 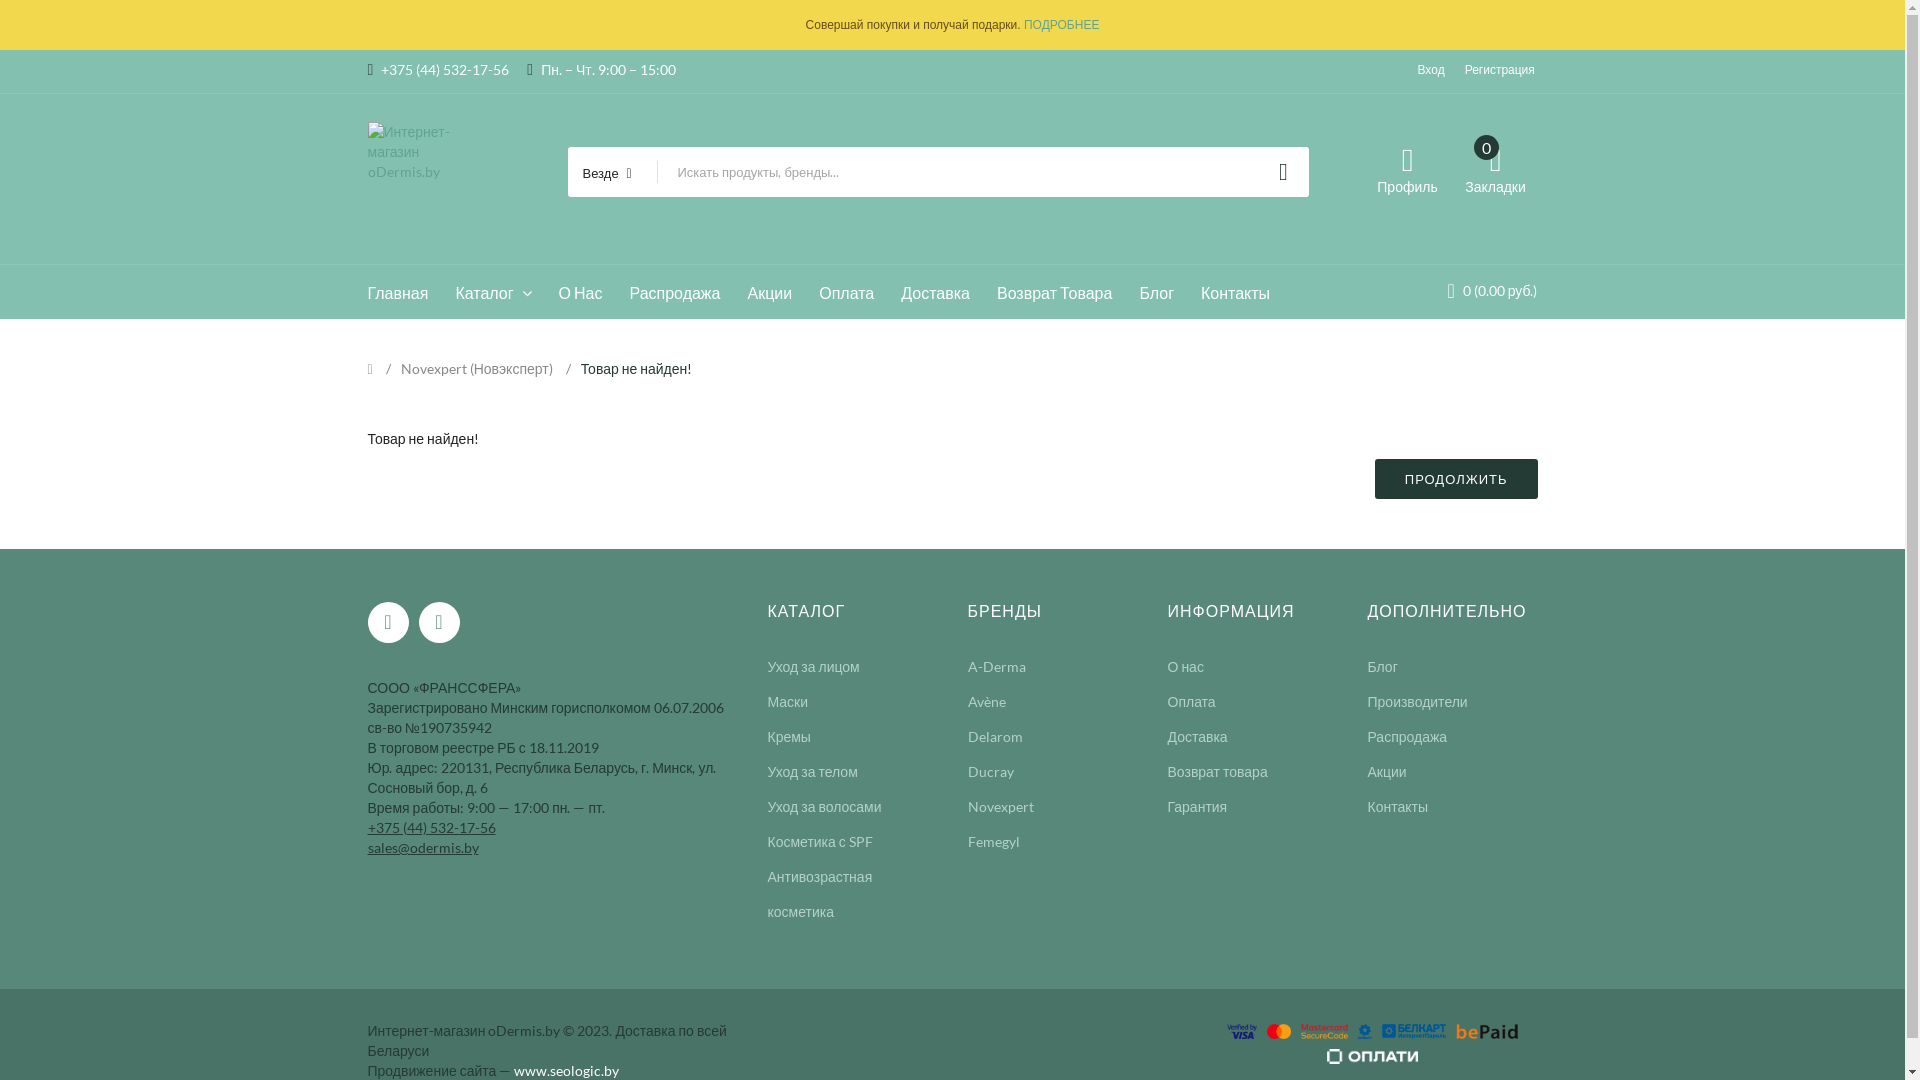 I want to click on 'Ducray', so click(x=968, y=770).